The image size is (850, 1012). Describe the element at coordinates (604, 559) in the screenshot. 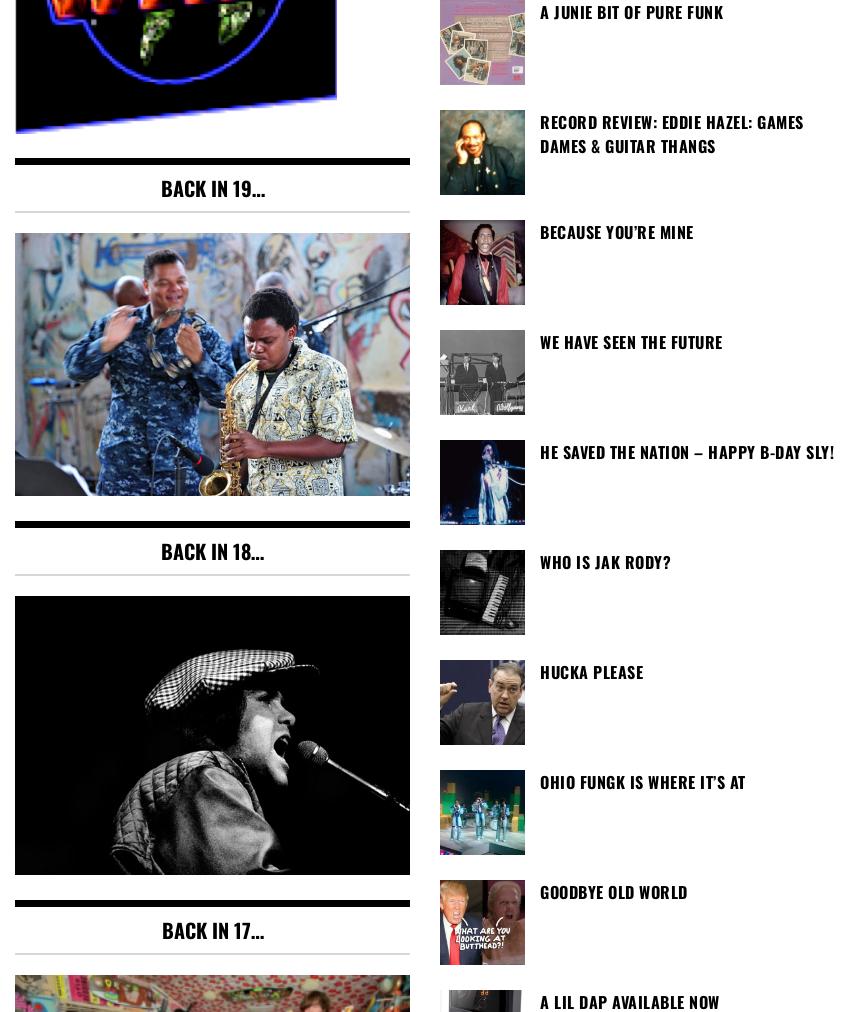

I see `'Who is Jak Rody?'` at that location.